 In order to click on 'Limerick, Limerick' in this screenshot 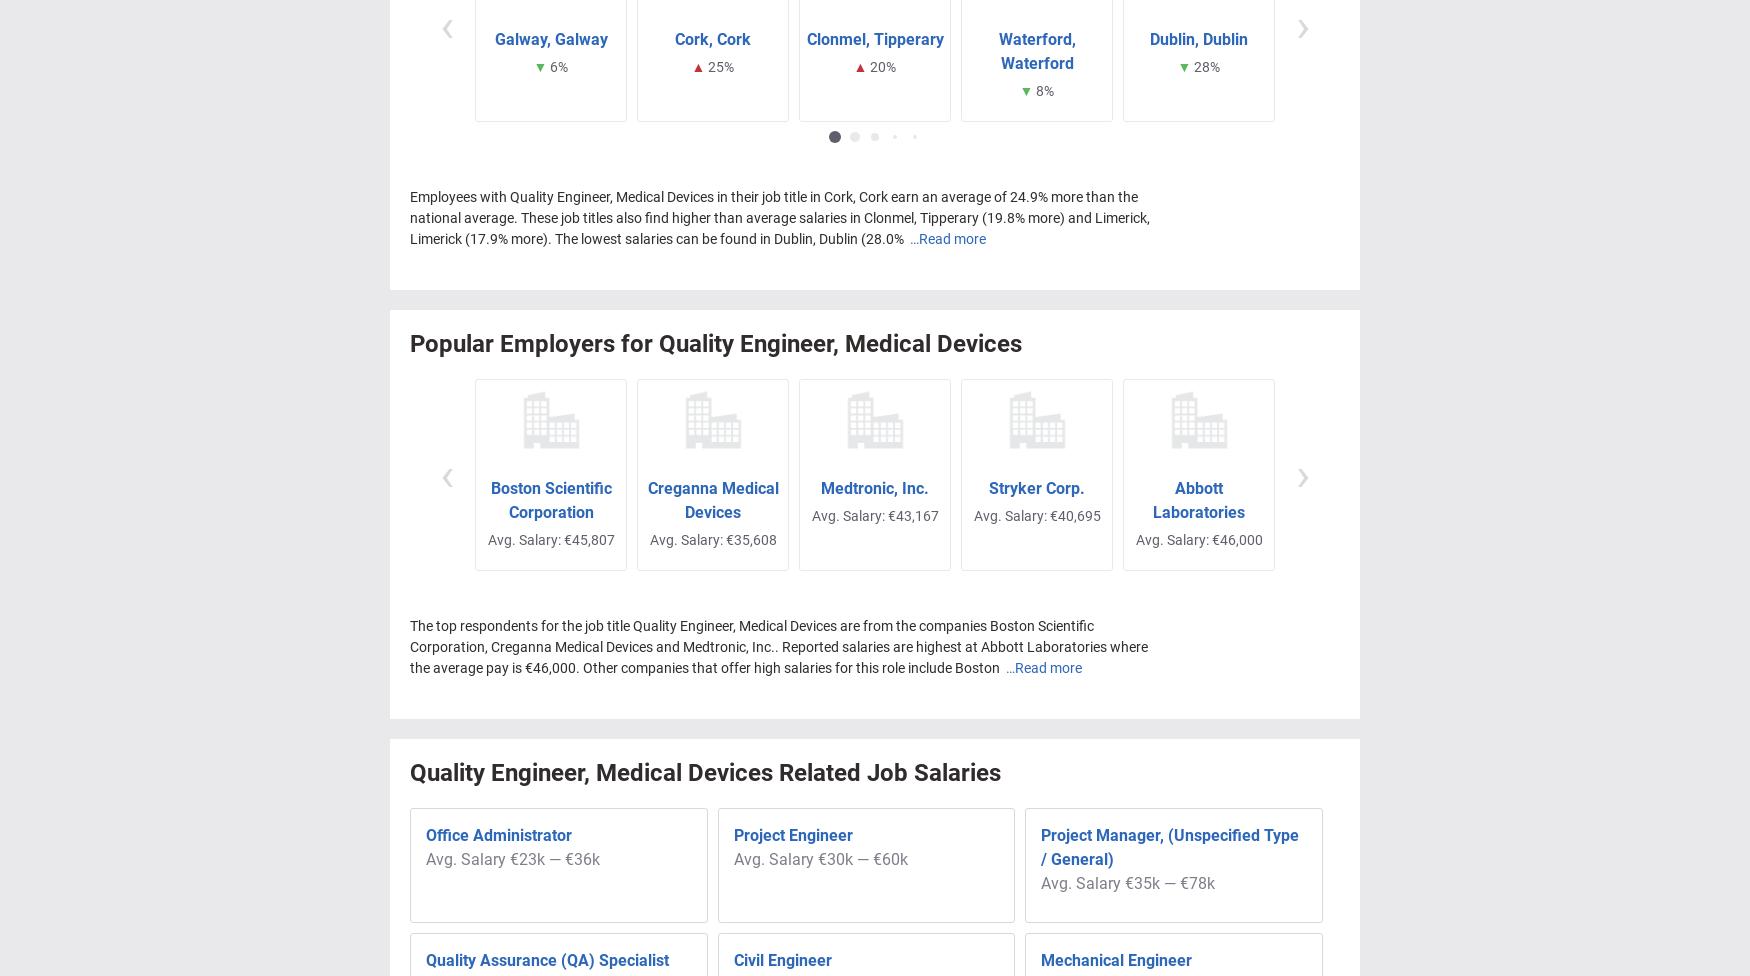, I will do `click(1360, 32)`.